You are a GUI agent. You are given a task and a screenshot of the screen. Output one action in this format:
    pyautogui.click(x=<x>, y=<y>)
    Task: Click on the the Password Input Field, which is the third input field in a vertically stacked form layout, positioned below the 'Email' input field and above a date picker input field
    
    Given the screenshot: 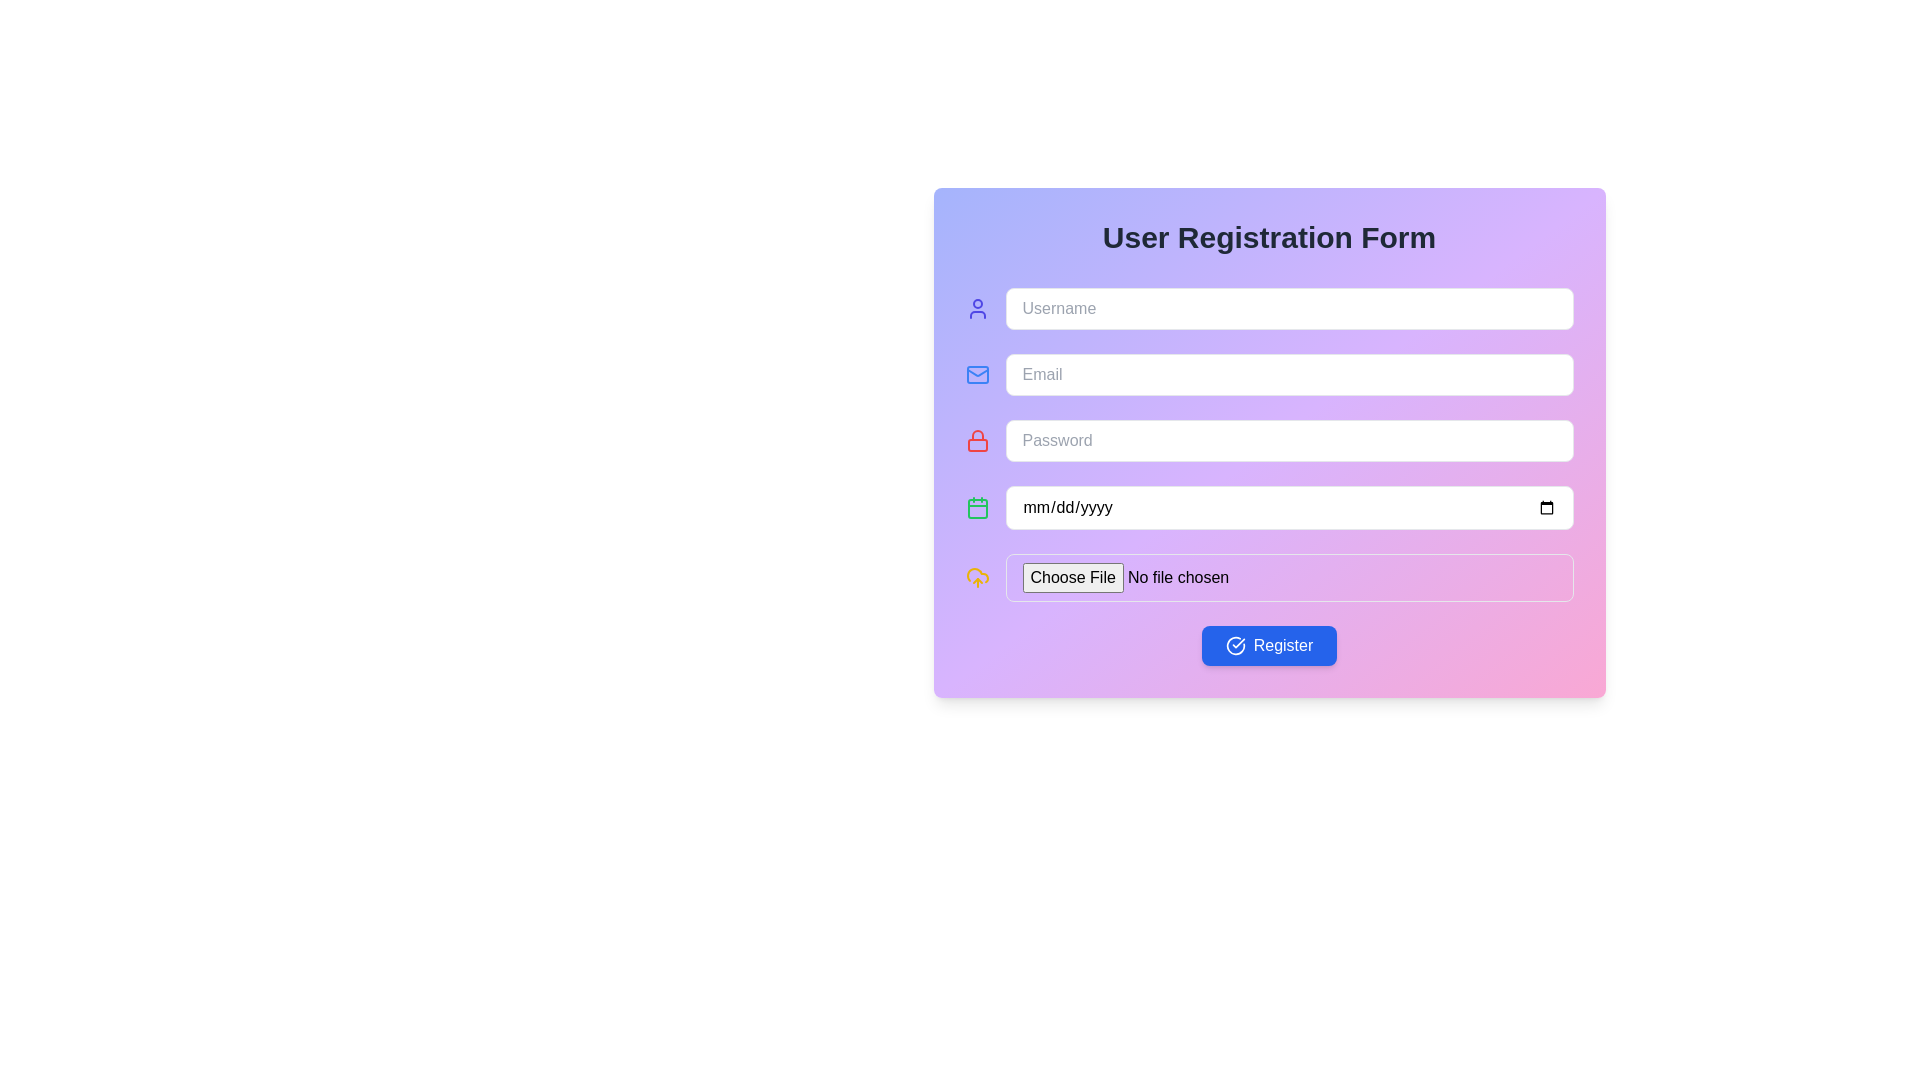 What is the action you would take?
    pyautogui.click(x=1289, y=439)
    